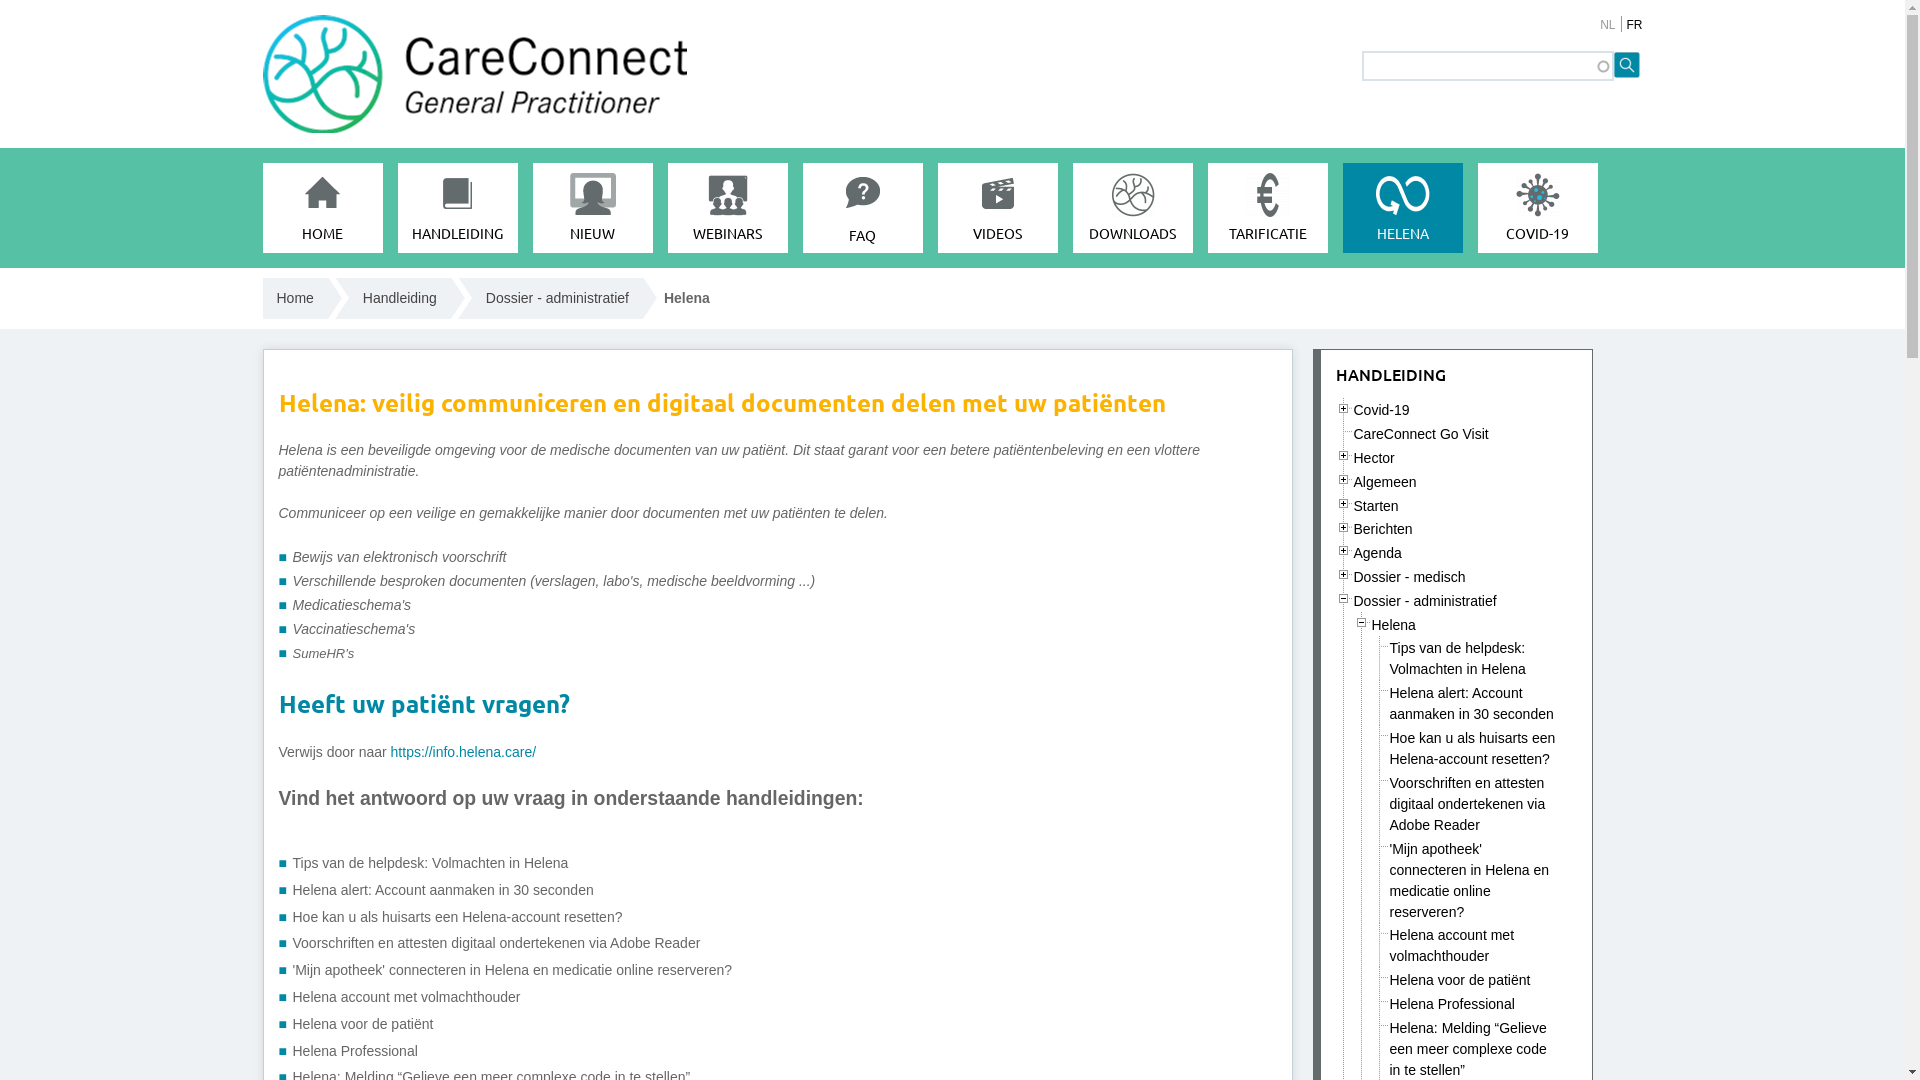 The height and width of the screenshot is (1080, 1920). What do you see at coordinates (1373, 458) in the screenshot?
I see `'Hector'` at bounding box center [1373, 458].